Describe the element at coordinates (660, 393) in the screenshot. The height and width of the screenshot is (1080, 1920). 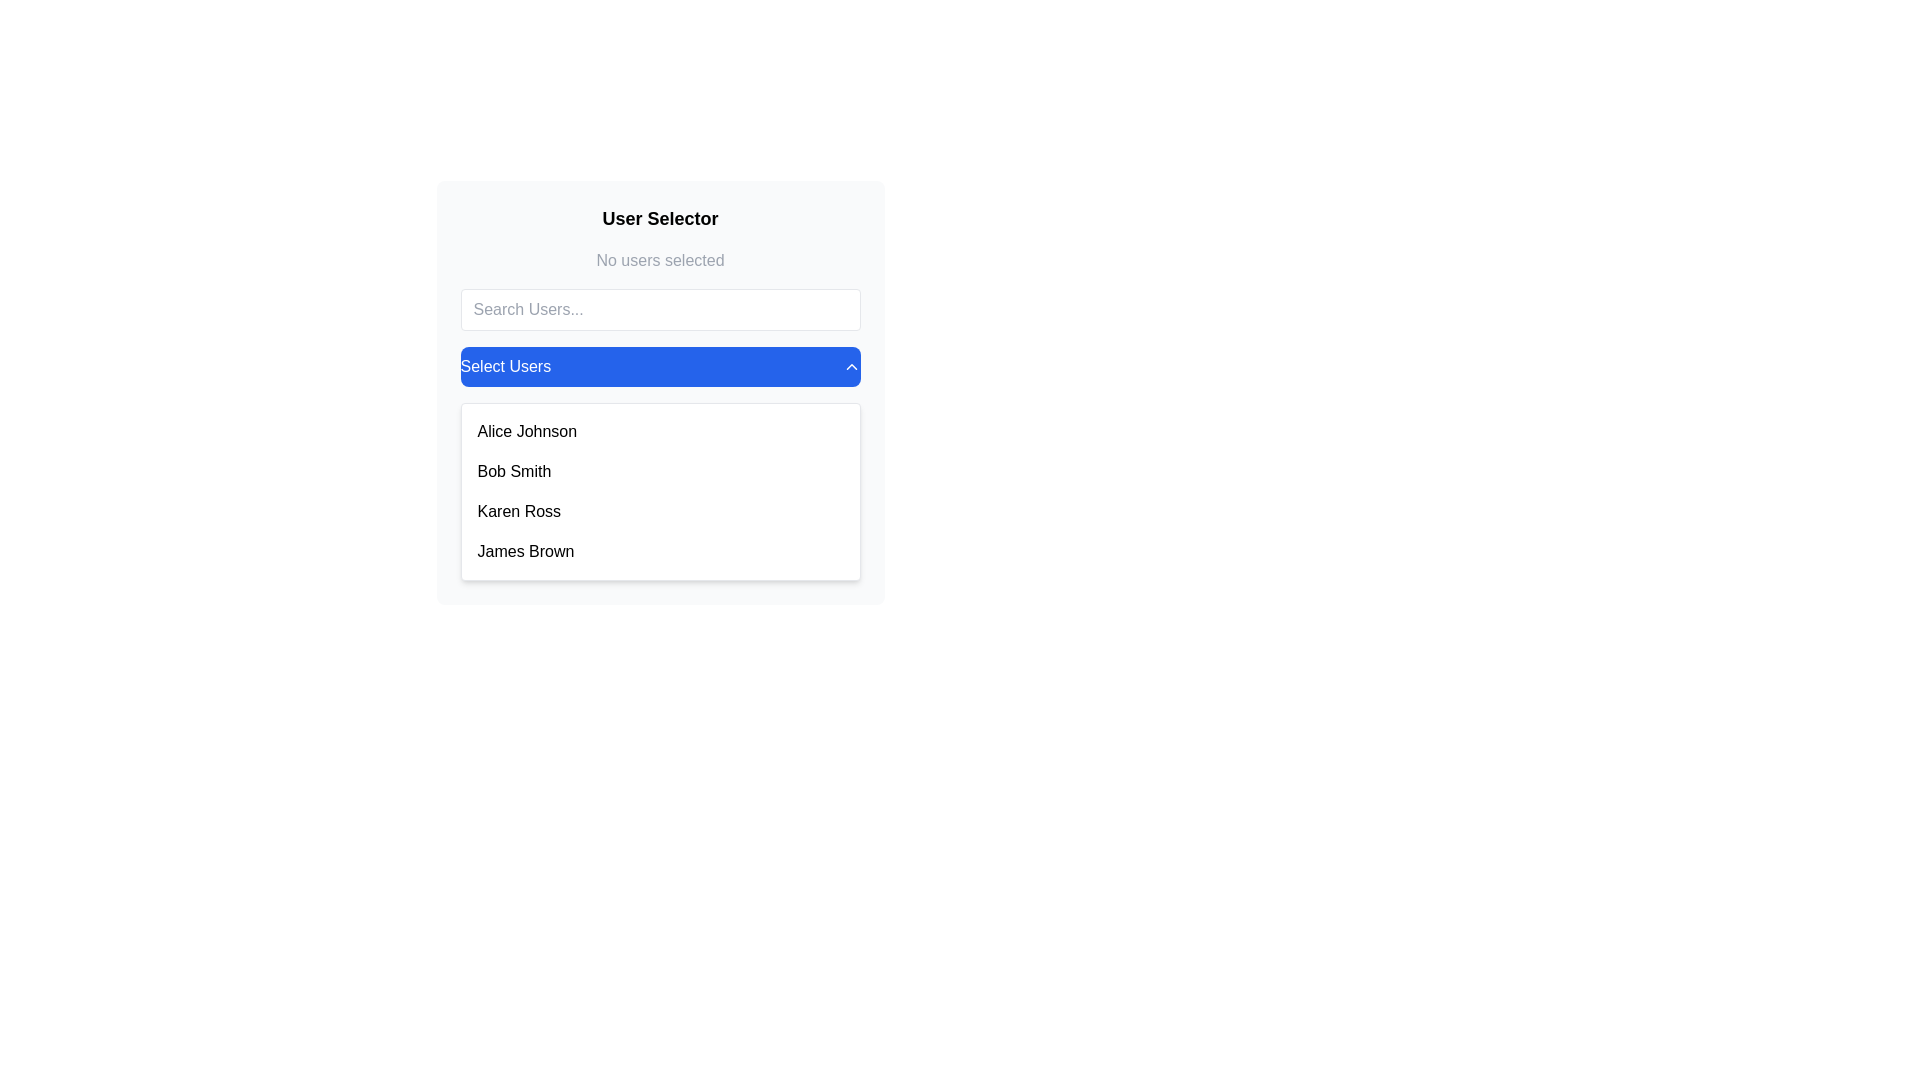
I see `the chevron icon located below the search input box and above the list of selectable users in the 'User Selector' panel to toggle the dropdown menu` at that location.